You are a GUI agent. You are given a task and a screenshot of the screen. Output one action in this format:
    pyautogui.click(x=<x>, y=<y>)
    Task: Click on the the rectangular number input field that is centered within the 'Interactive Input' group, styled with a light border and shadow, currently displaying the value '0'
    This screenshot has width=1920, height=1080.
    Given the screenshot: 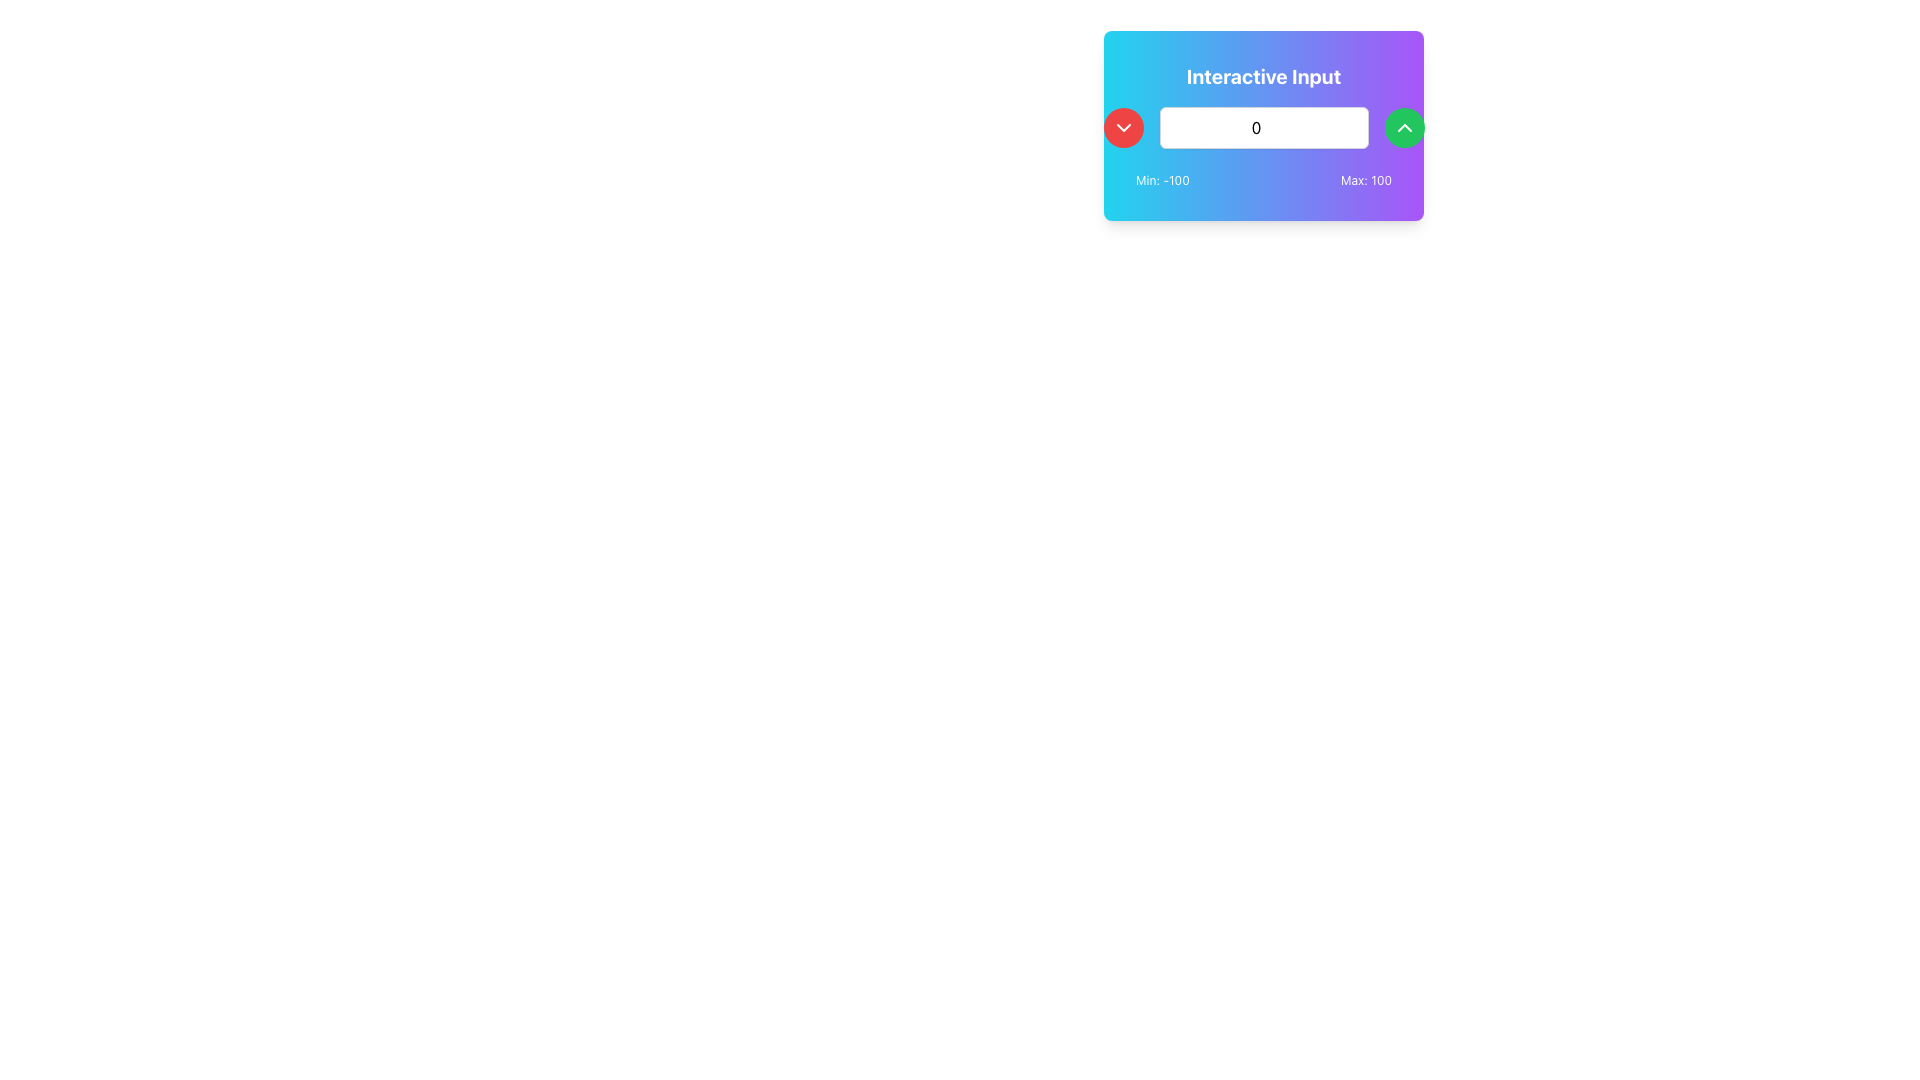 What is the action you would take?
    pyautogui.click(x=1262, y=127)
    